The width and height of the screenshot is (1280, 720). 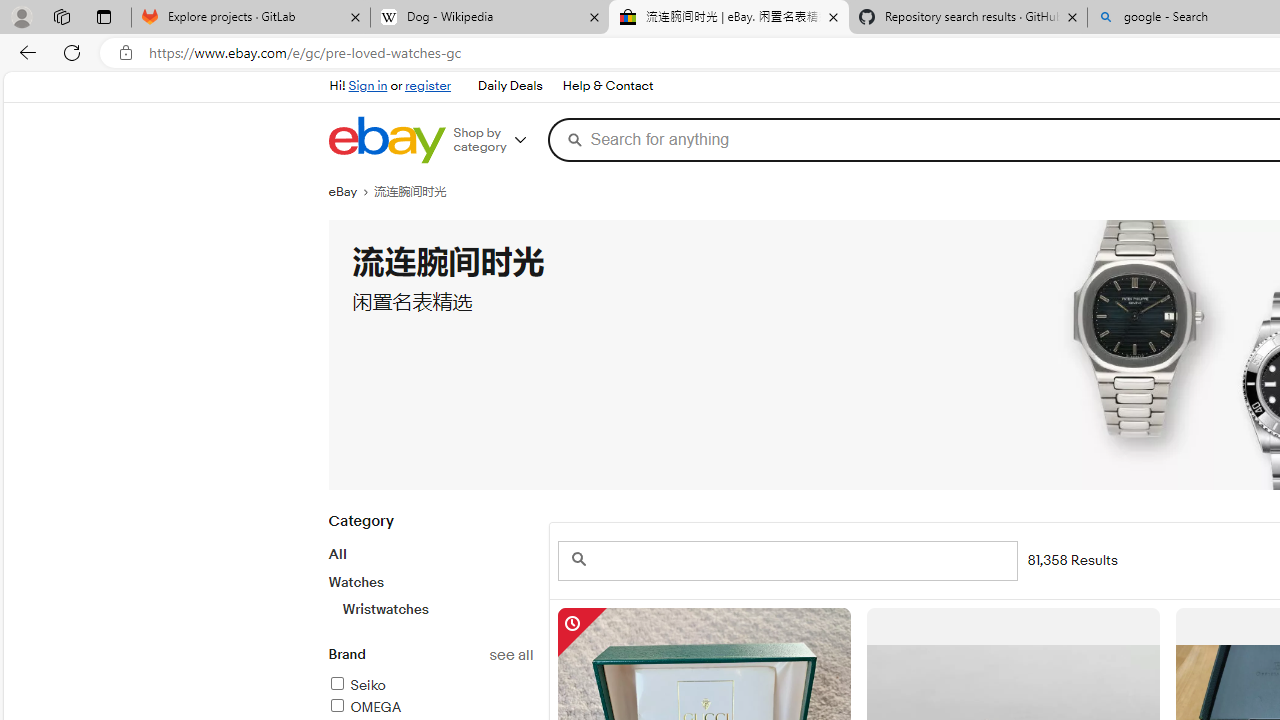 What do you see at coordinates (510, 86) in the screenshot?
I see `'Daily Deals'` at bounding box center [510, 86].